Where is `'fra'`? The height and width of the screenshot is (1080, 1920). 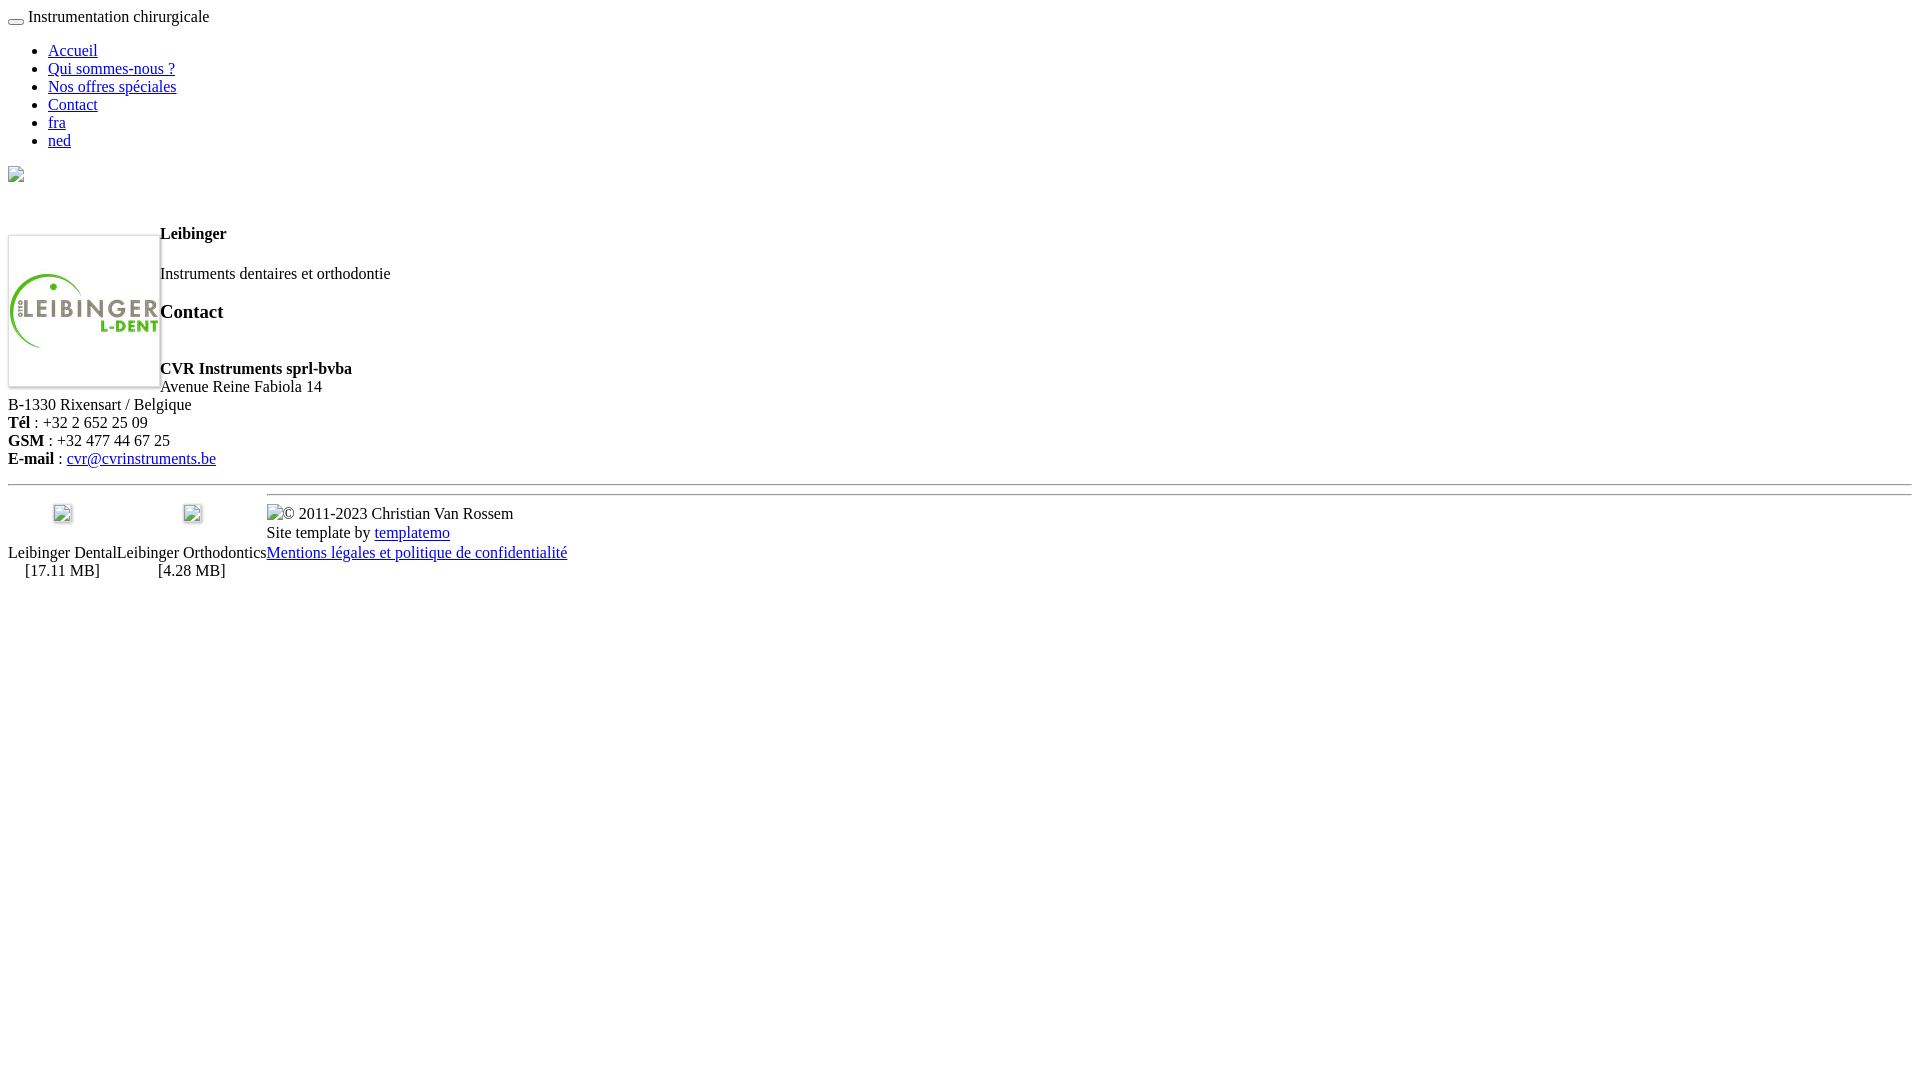
'fra' is located at coordinates (57, 122).